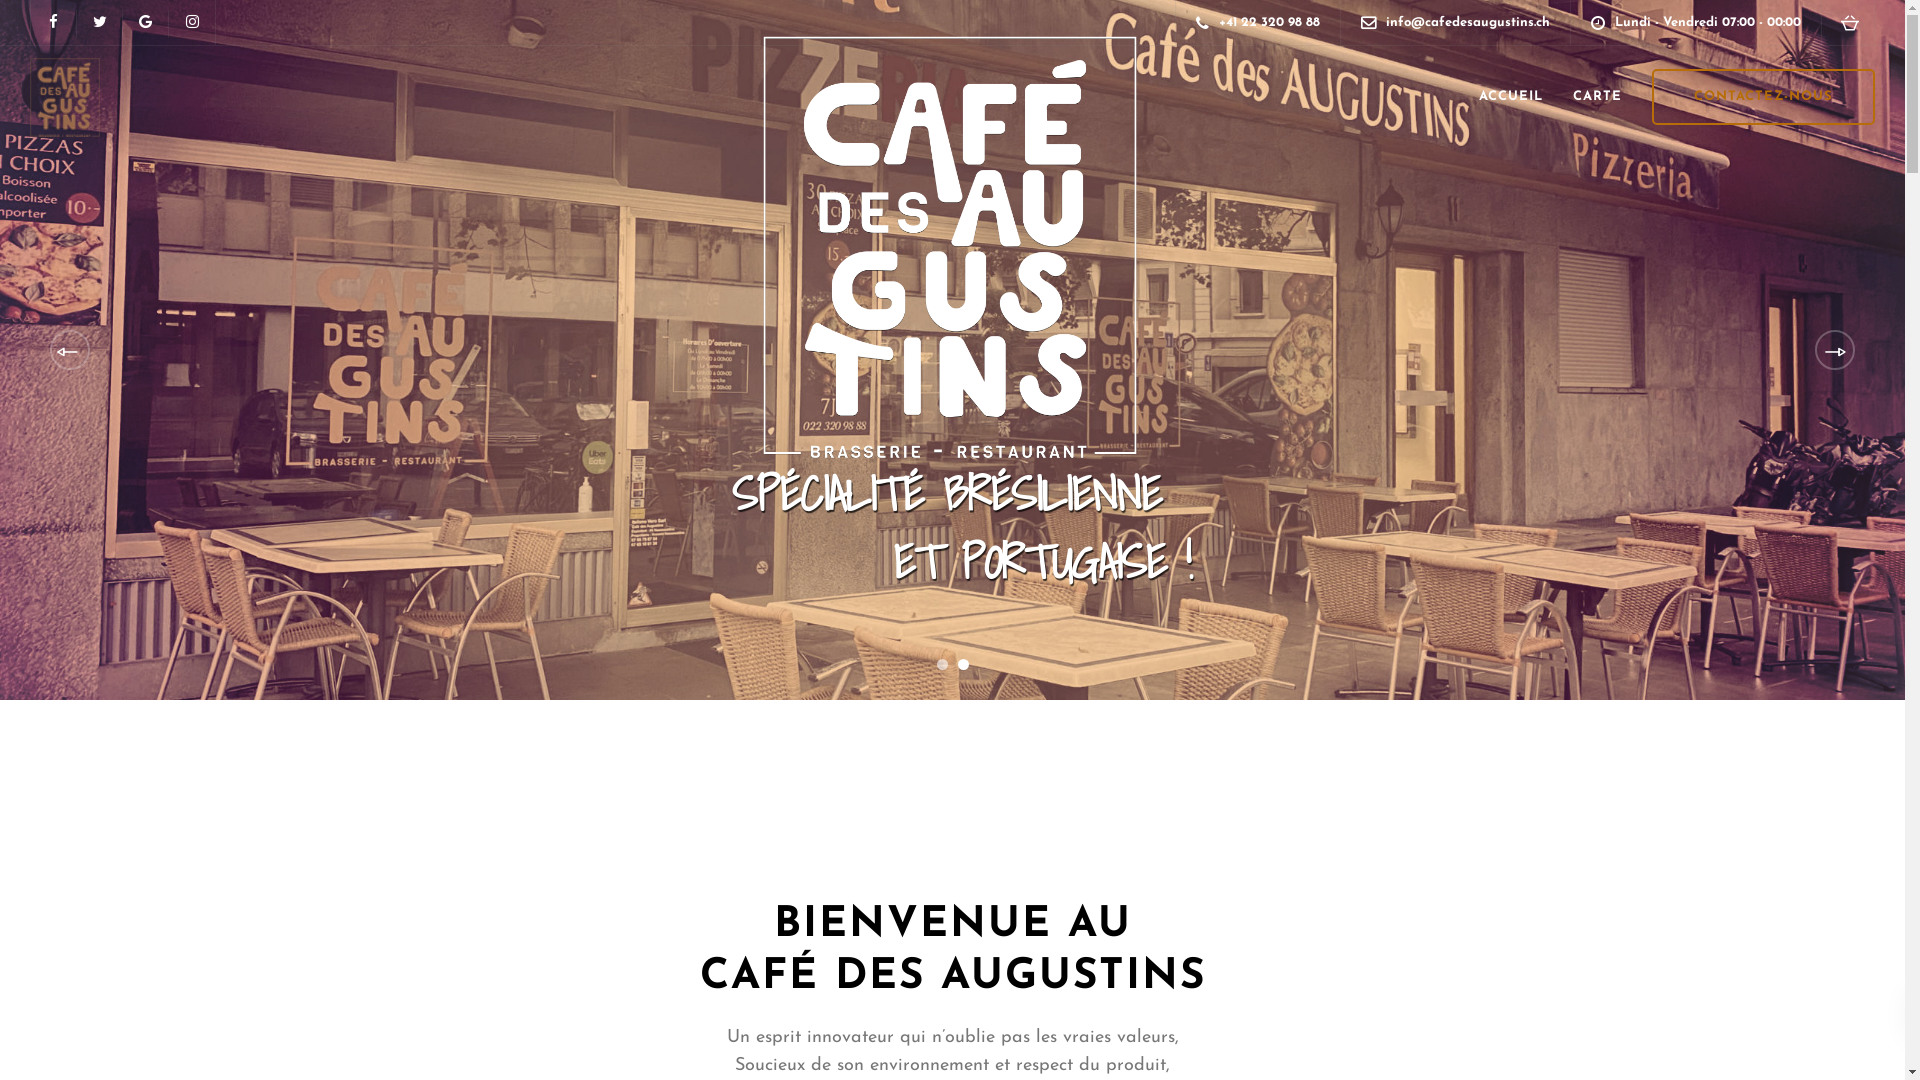 The width and height of the screenshot is (1920, 1080). What do you see at coordinates (1273, 22) in the screenshot?
I see `'+41 22 320 98 88'` at bounding box center [1273, 22].